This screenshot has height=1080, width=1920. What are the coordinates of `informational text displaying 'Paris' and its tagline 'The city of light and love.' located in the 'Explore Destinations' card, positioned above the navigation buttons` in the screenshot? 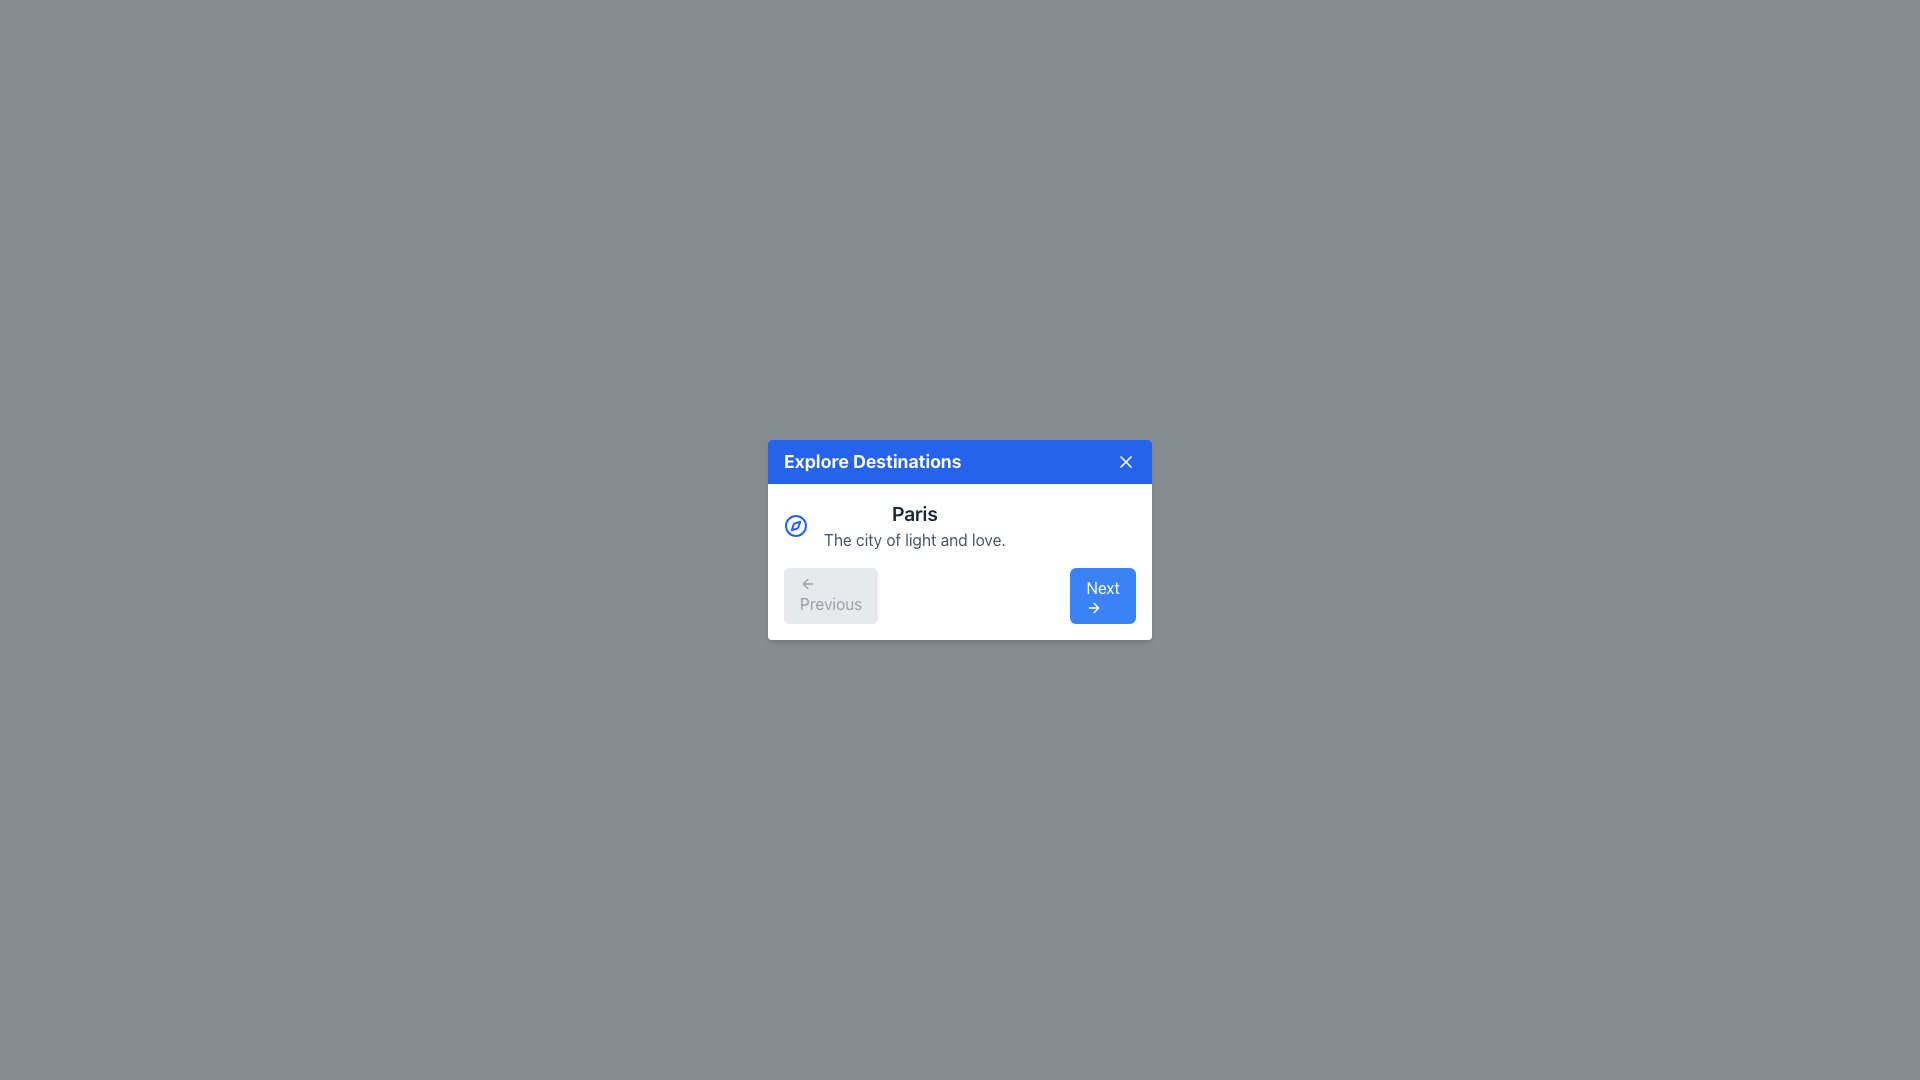 It's located at (960, 524).